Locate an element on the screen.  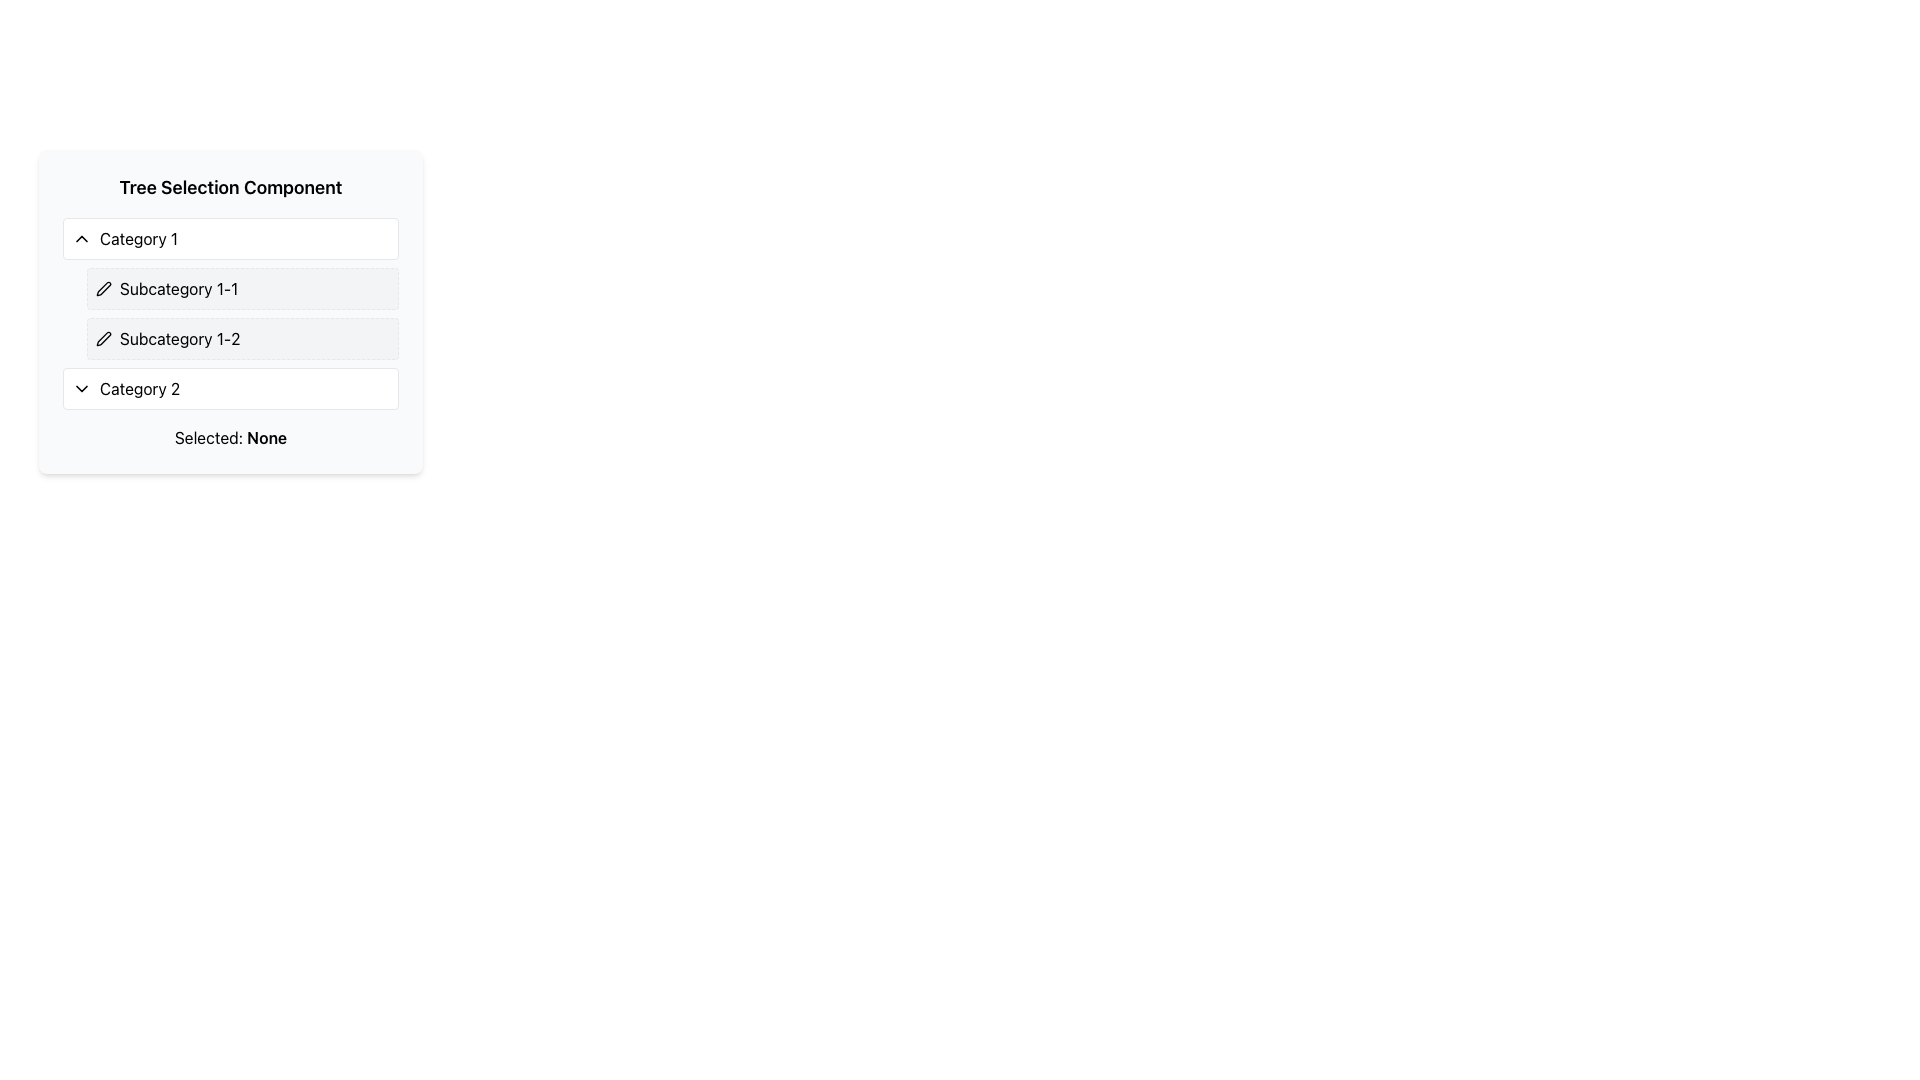
the edit icon located to the left of the text 'Subcategory 1-1' under the 'Category 1' section is located at coordinates (103, 289).